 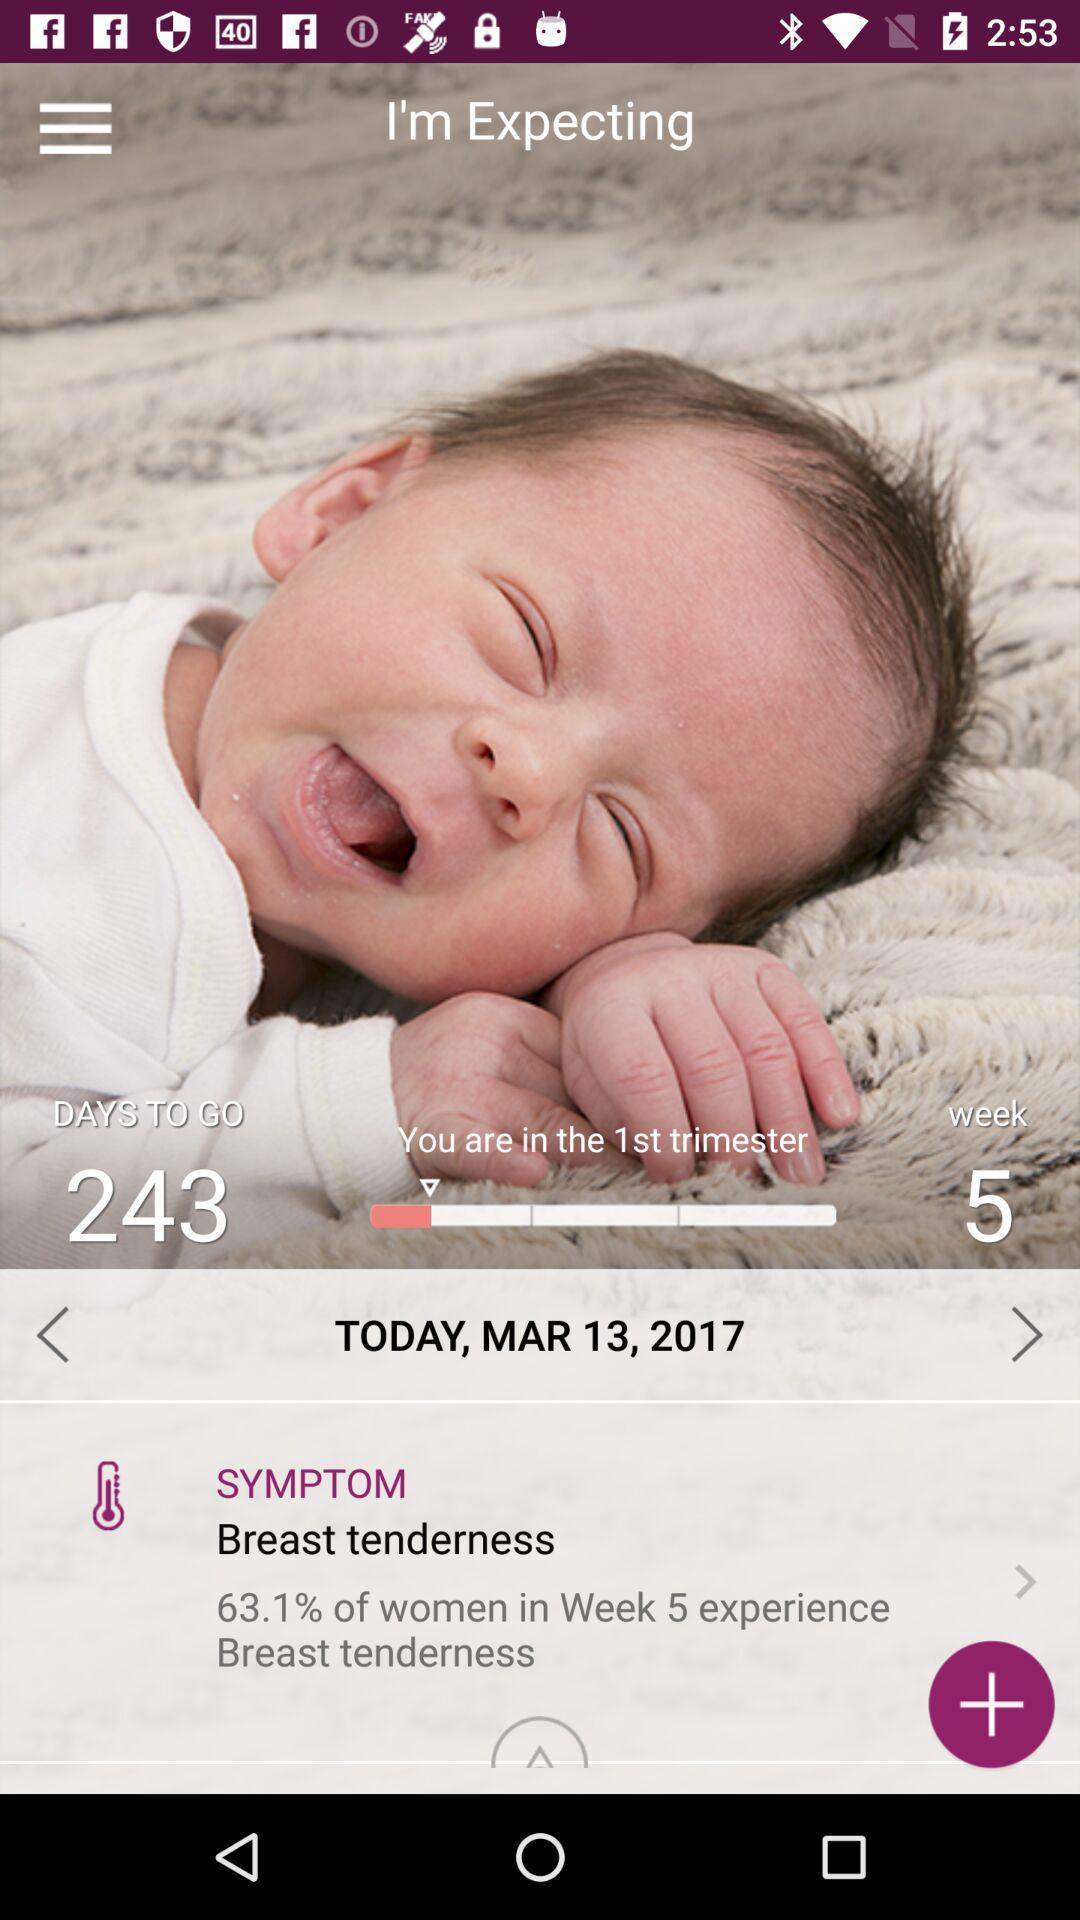 I want to click on the 63 1 of, so click(x=592, y=1629).